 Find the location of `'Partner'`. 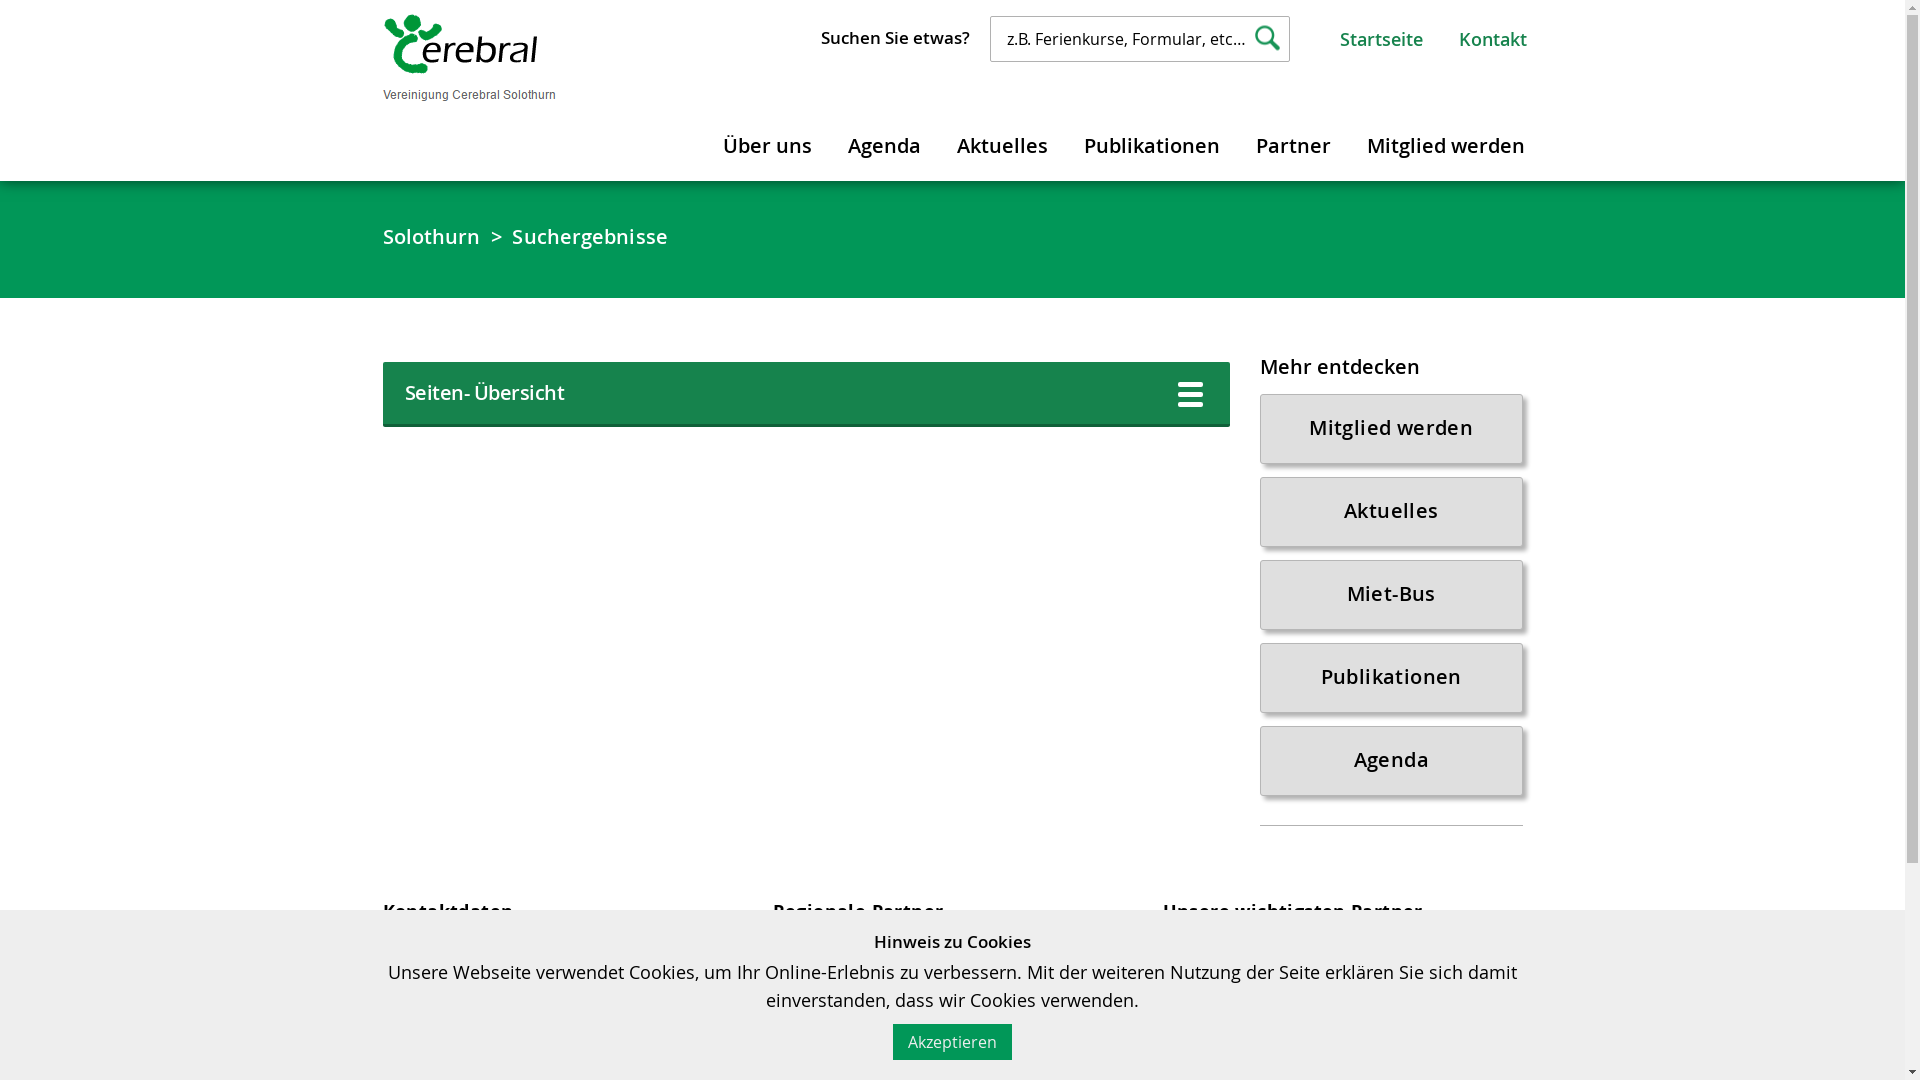

'Partner' is located at coordinates (1237, 141).